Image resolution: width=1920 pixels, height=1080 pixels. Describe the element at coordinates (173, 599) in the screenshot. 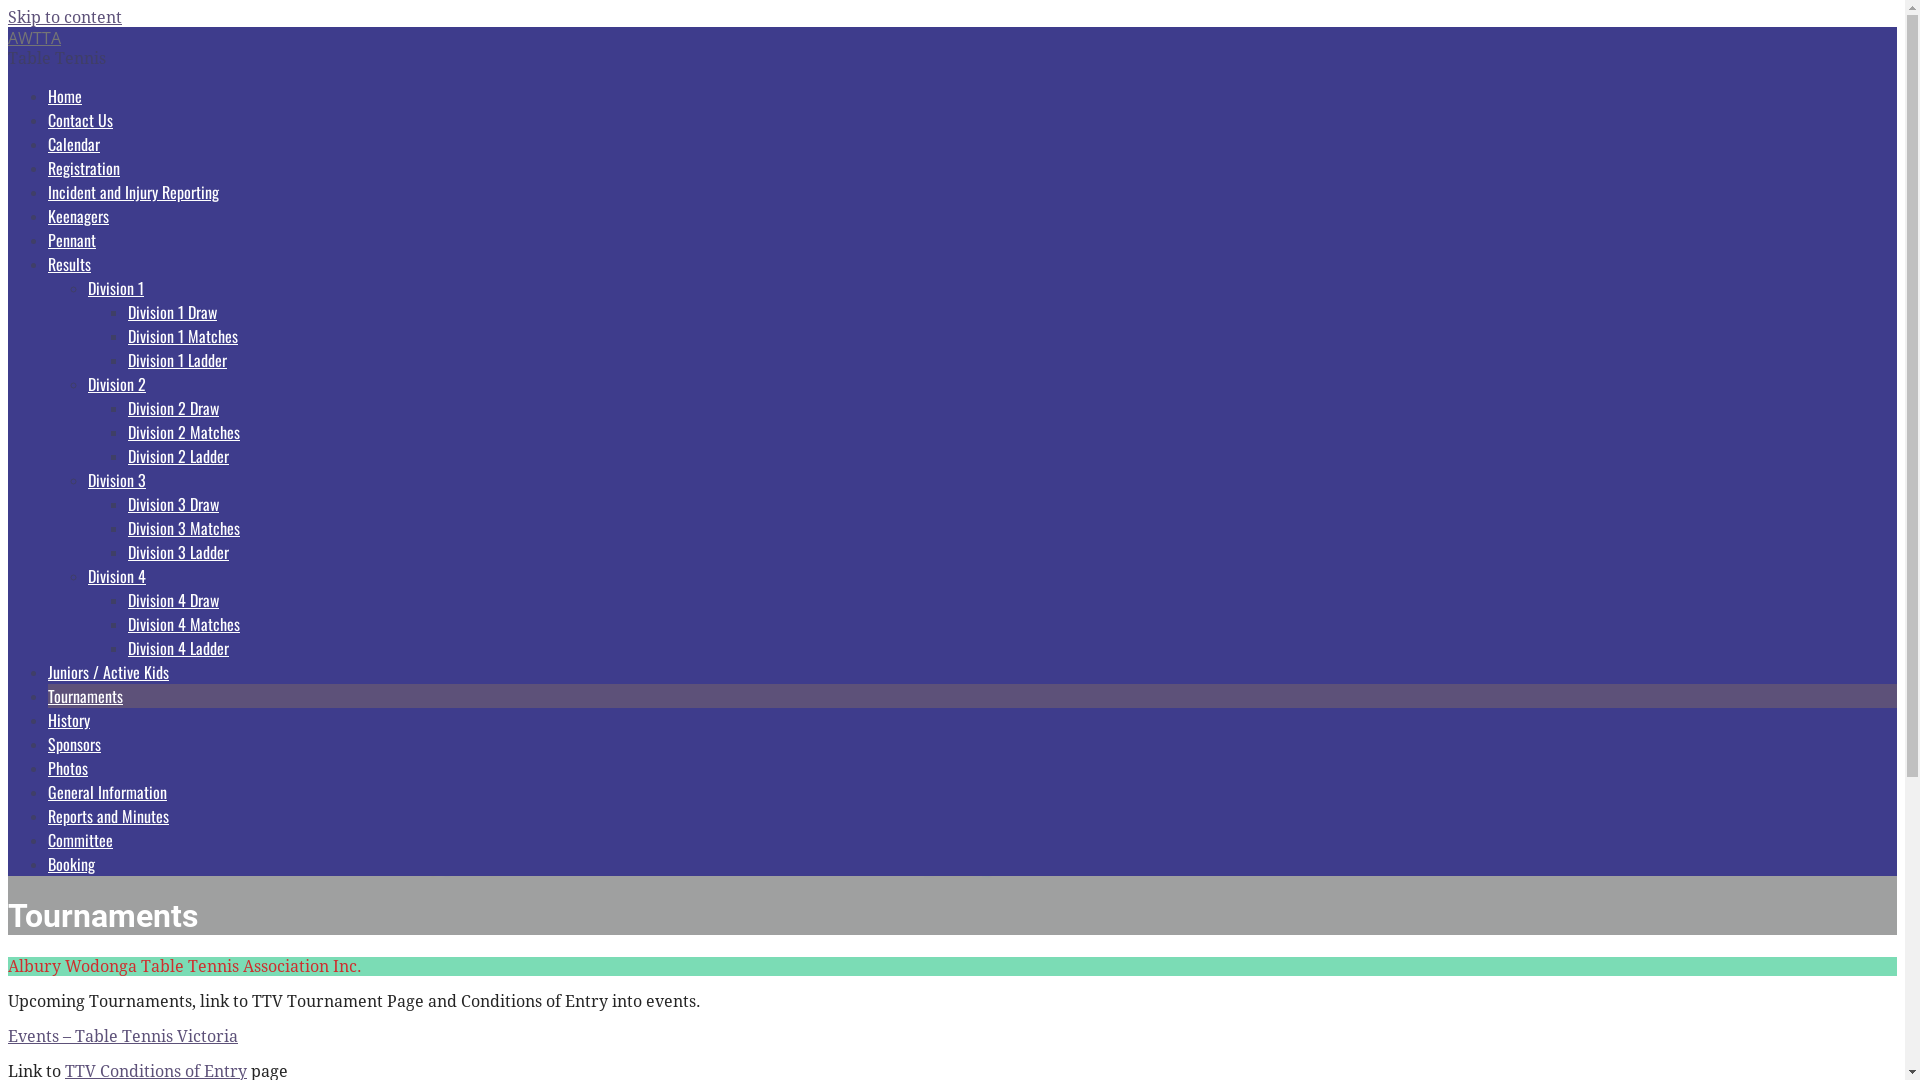

I see `'Division 4 Draw'` at that location.